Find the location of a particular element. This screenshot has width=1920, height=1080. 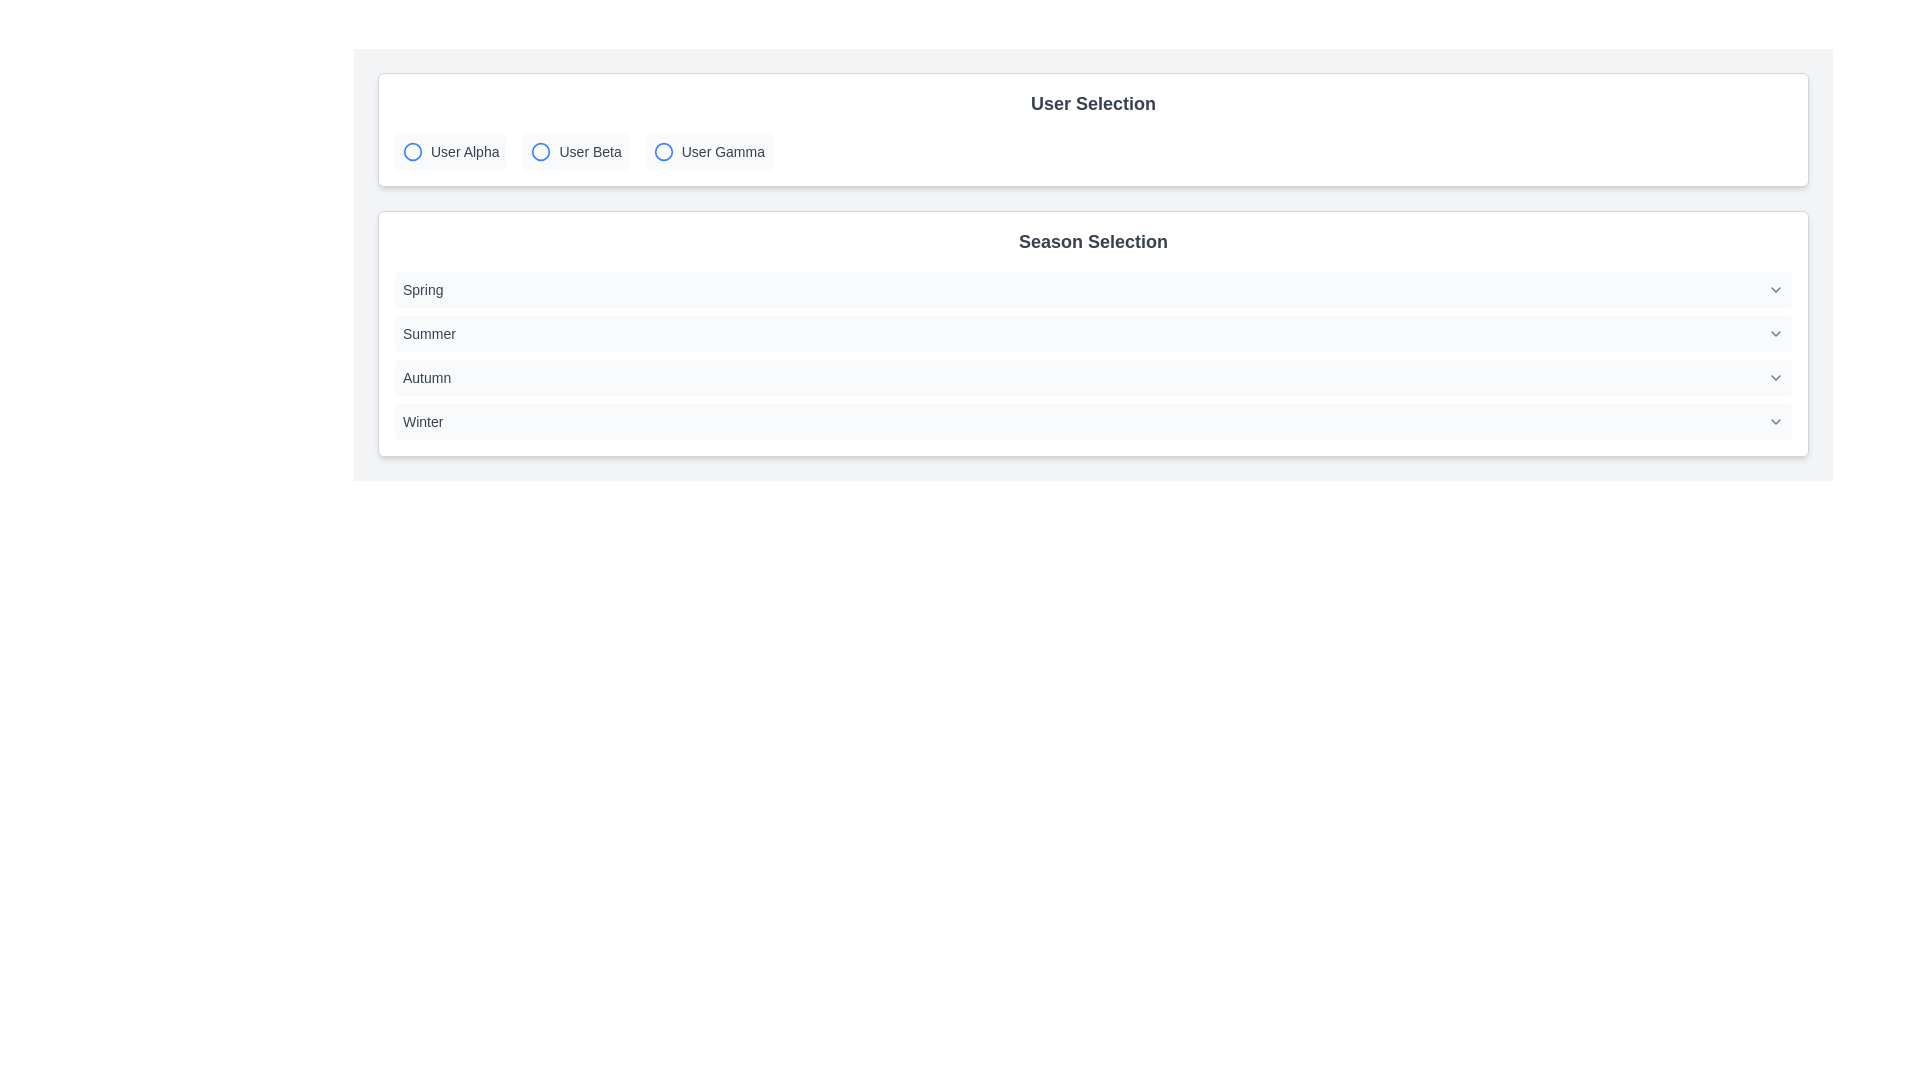

the leftmost circular icon with a blue outline in the 'User Selection' panel, representing the 'User Gamma' option is located at coordinates (663, 150).